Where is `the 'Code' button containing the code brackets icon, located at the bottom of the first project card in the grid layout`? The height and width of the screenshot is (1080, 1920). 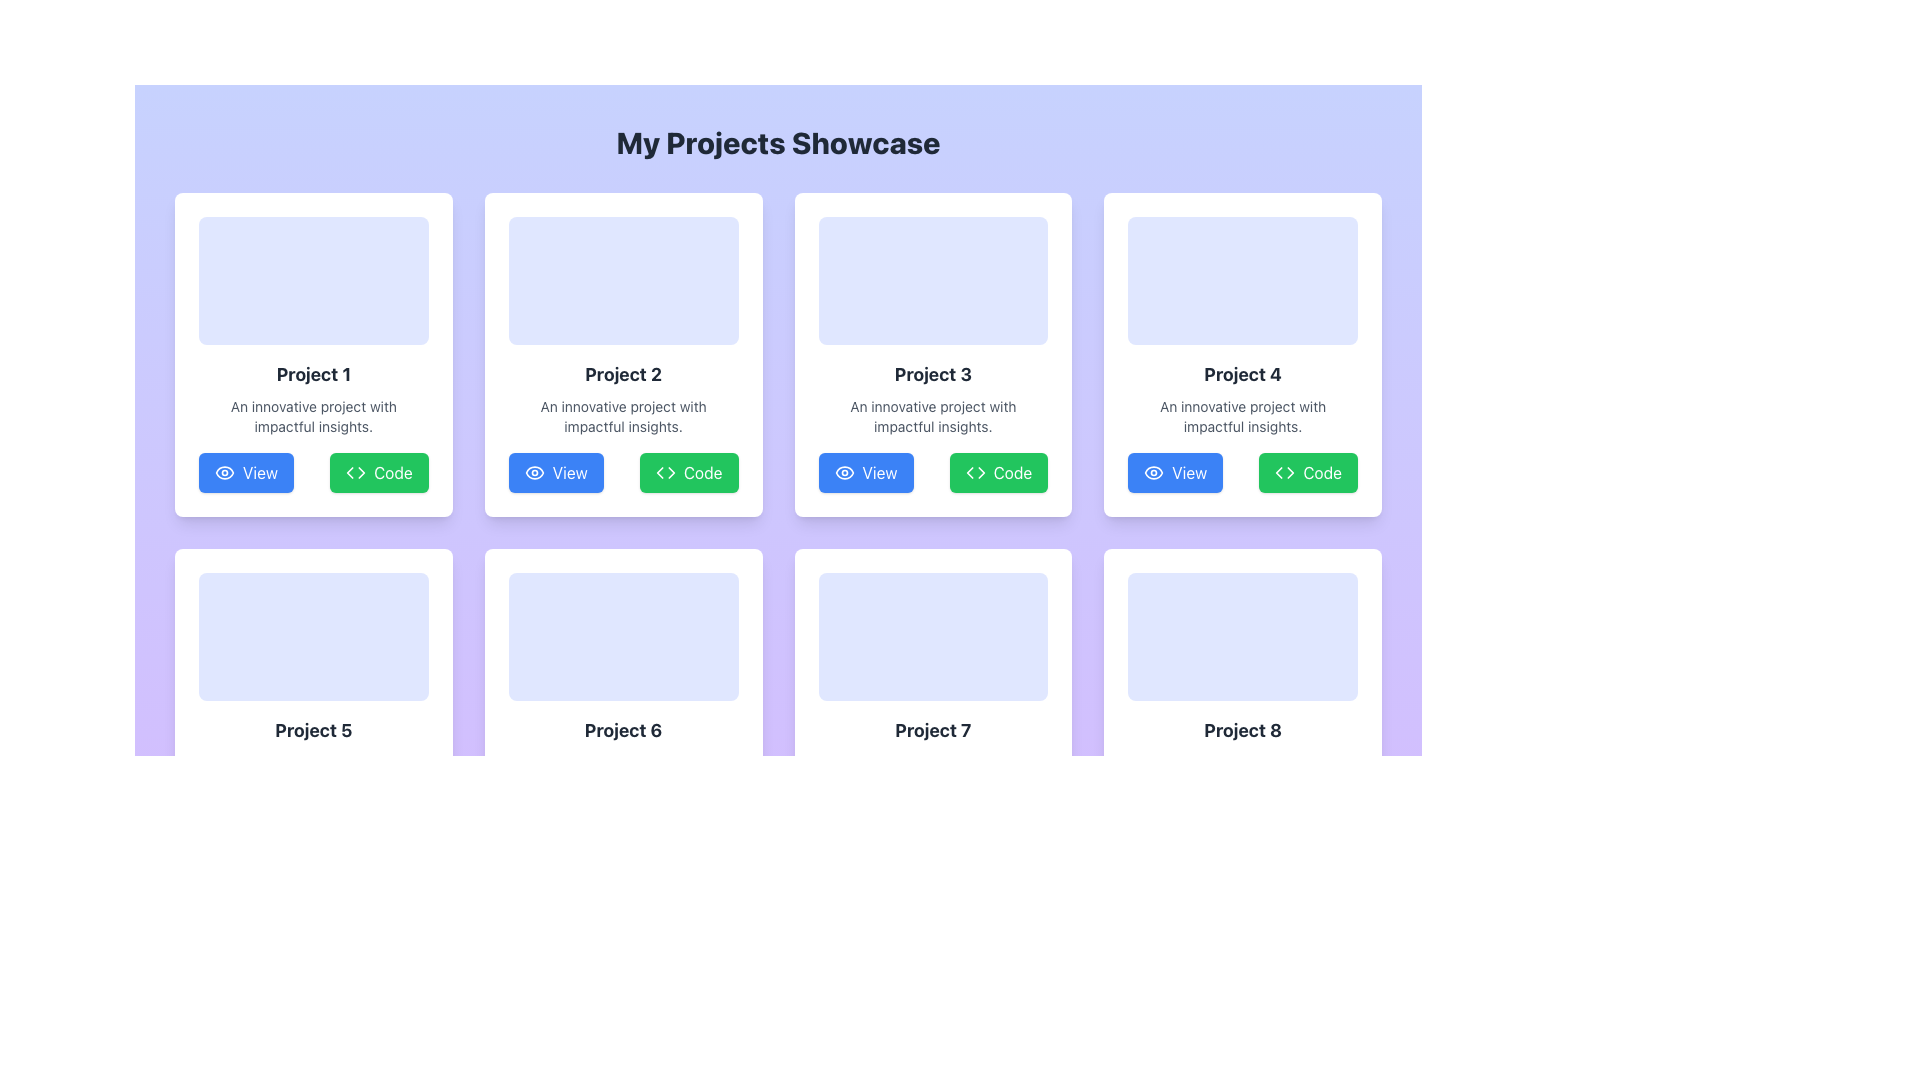
the 'Code' button containing the code brackets icon, located at the bottom of the first project card in the grid layout is located at coordinates (356, 473).